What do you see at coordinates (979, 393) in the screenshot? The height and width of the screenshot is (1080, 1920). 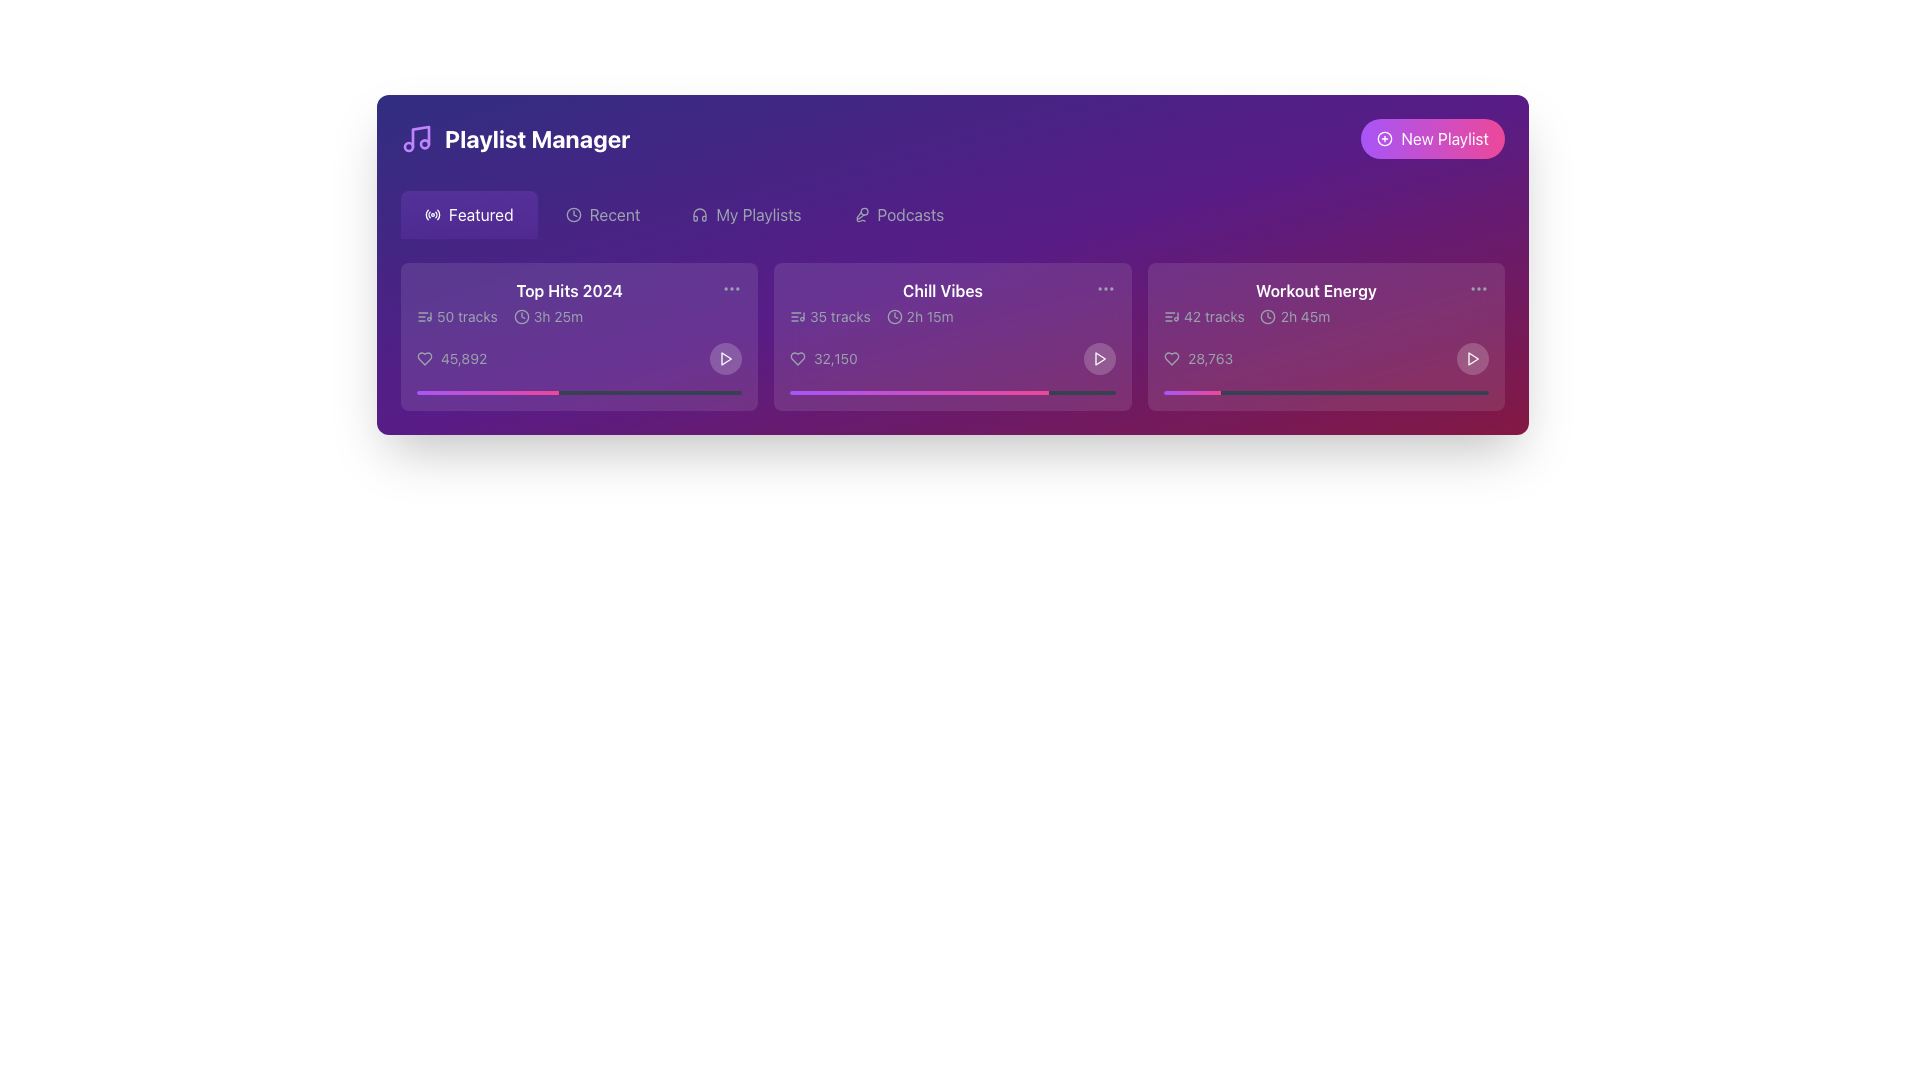 I see `the position on the slider` at bounding box center [979, 393].